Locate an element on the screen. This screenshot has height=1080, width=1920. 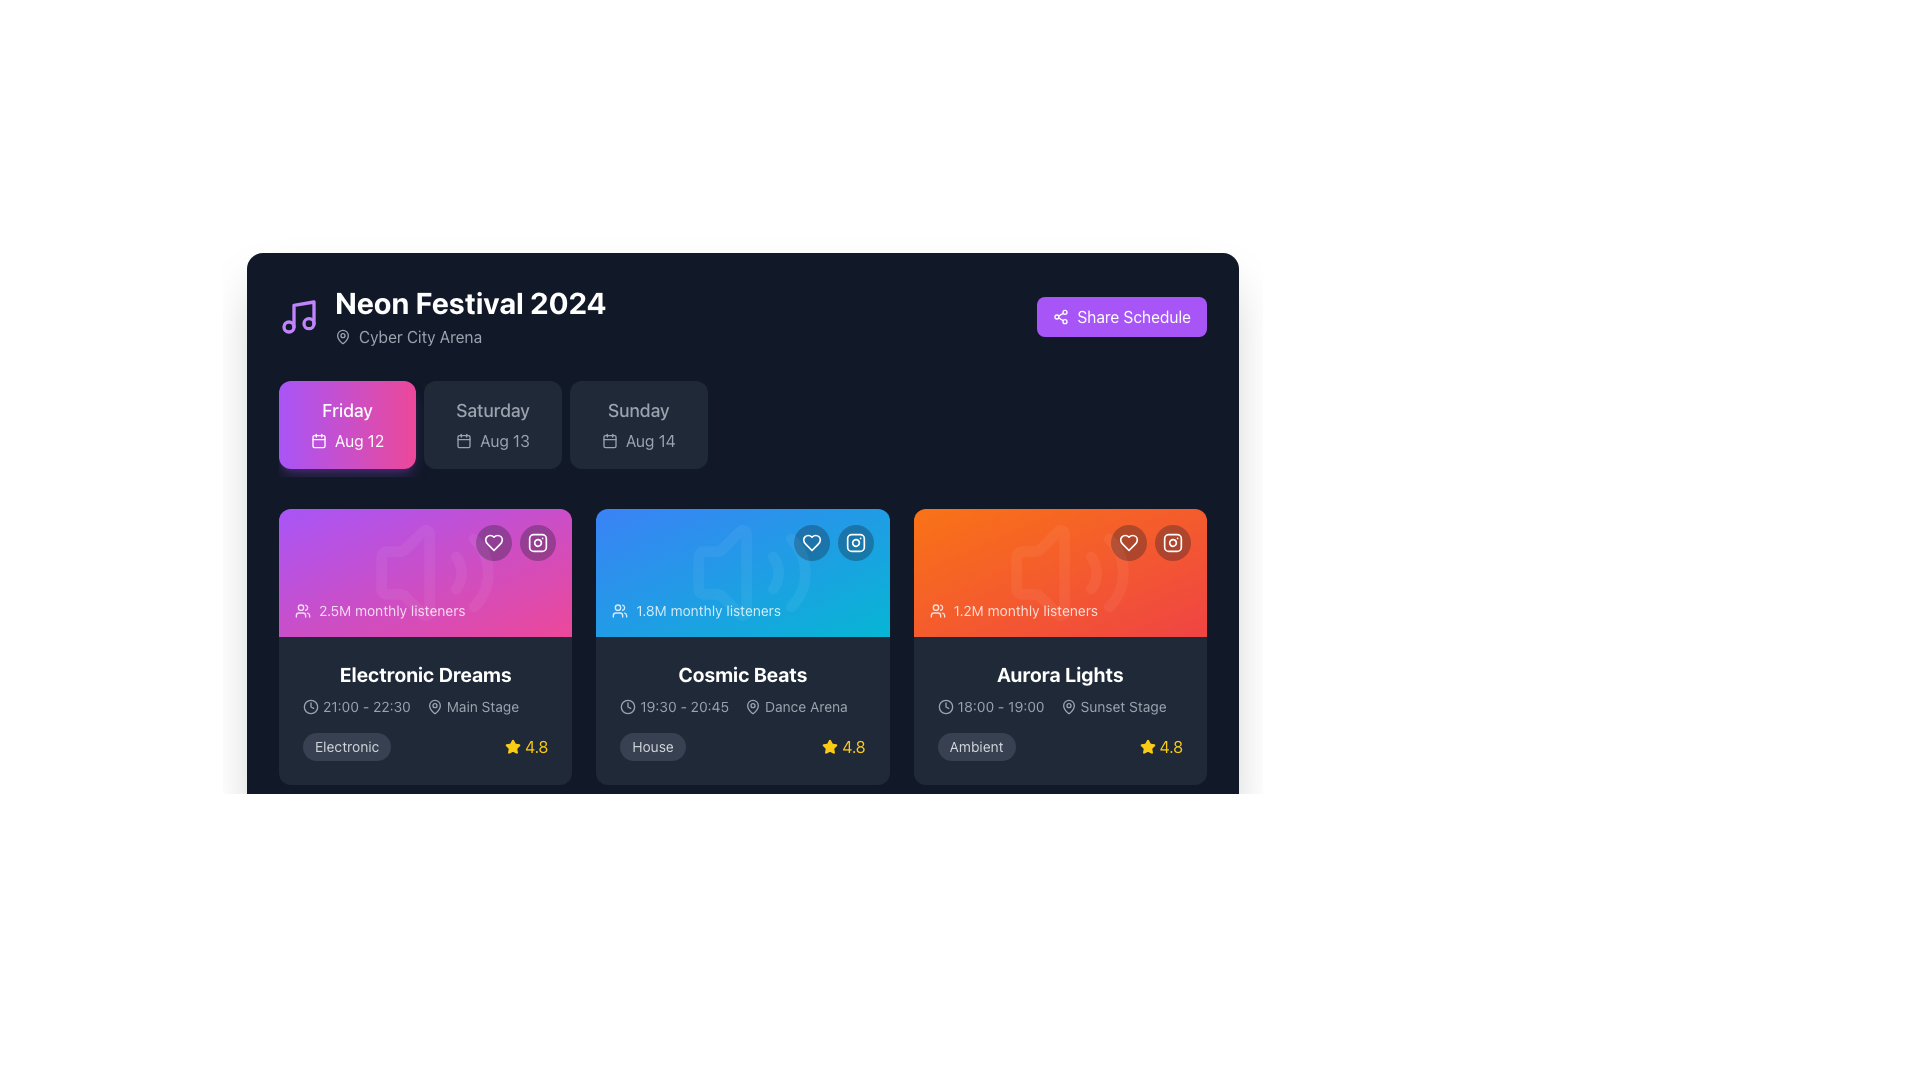
the second circular button located at the top-right corner of the orange 'Aurora Lights' card is located at coordinates (1172, 543).